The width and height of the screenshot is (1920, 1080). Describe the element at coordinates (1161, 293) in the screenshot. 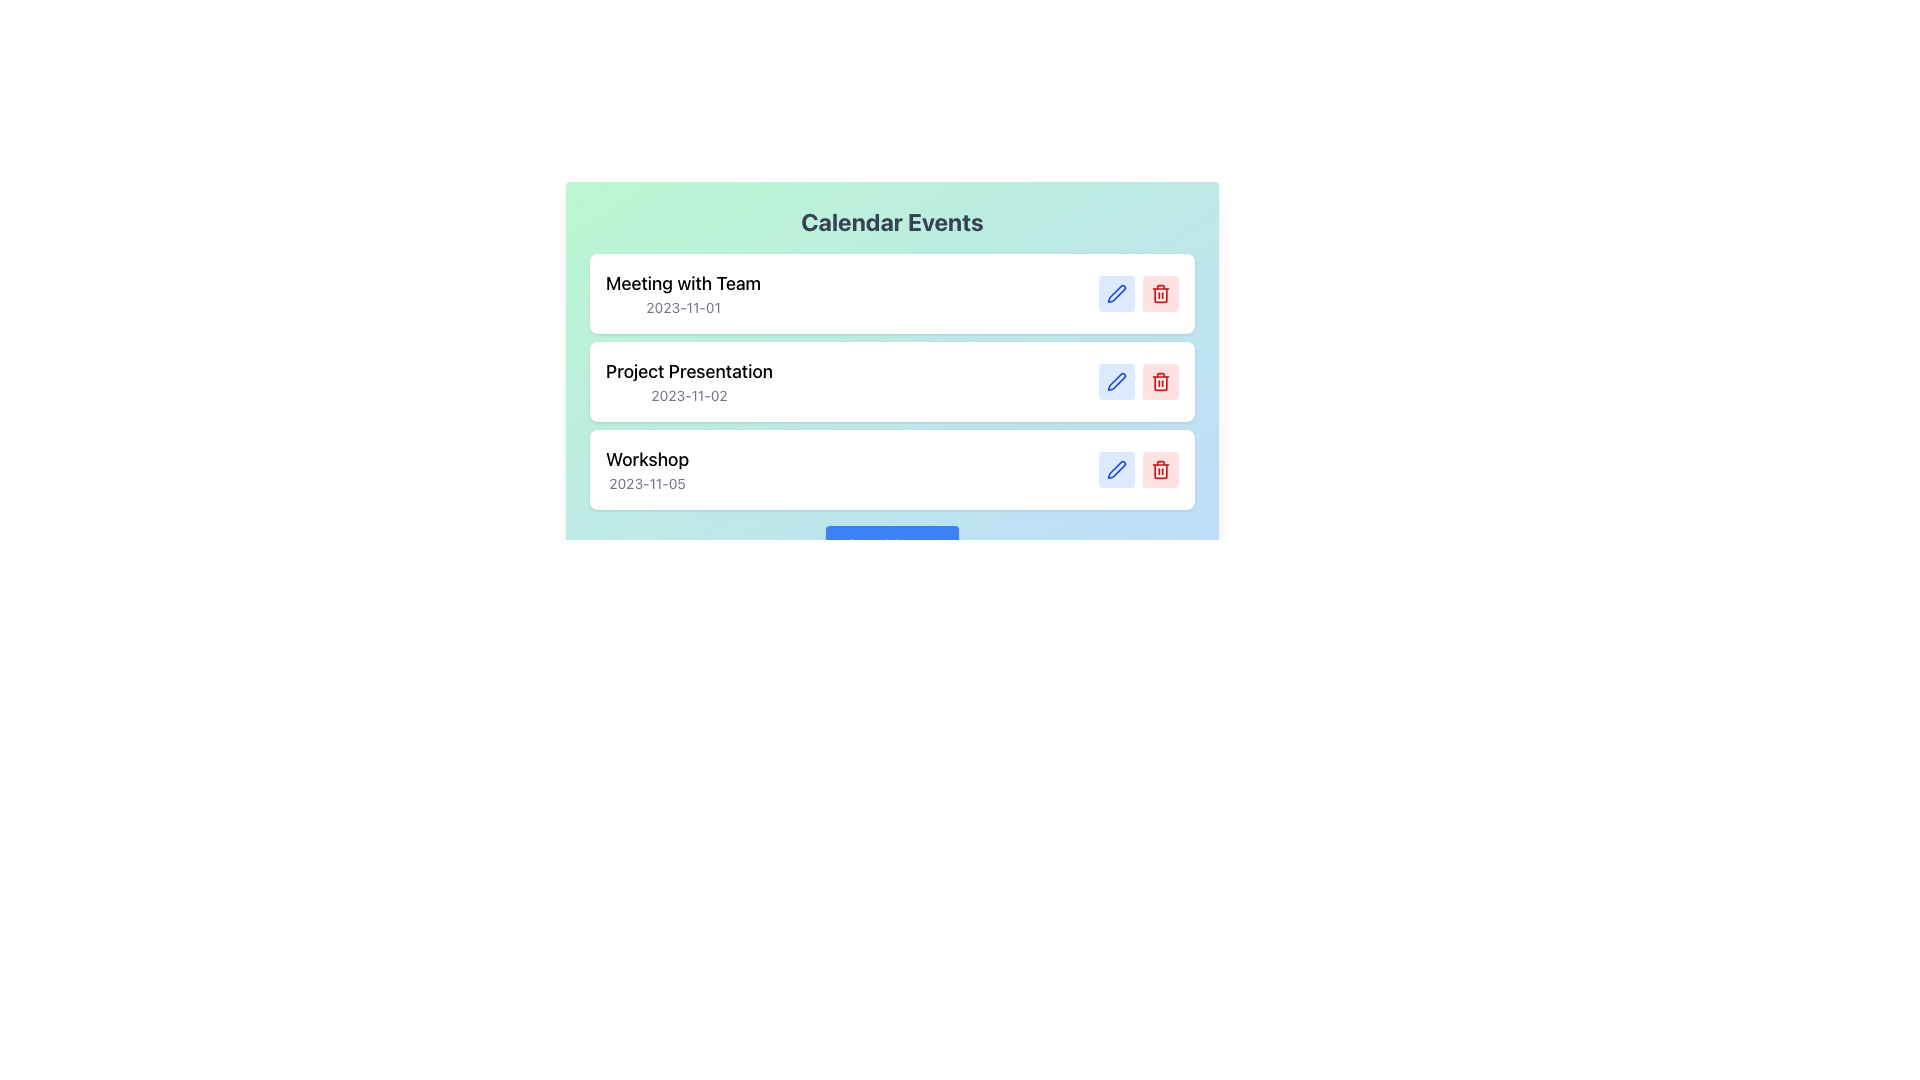

I see `the delete icon button located to the right of the blue 'edit' pencil icon in the 'Calendar Events' section` at that location.